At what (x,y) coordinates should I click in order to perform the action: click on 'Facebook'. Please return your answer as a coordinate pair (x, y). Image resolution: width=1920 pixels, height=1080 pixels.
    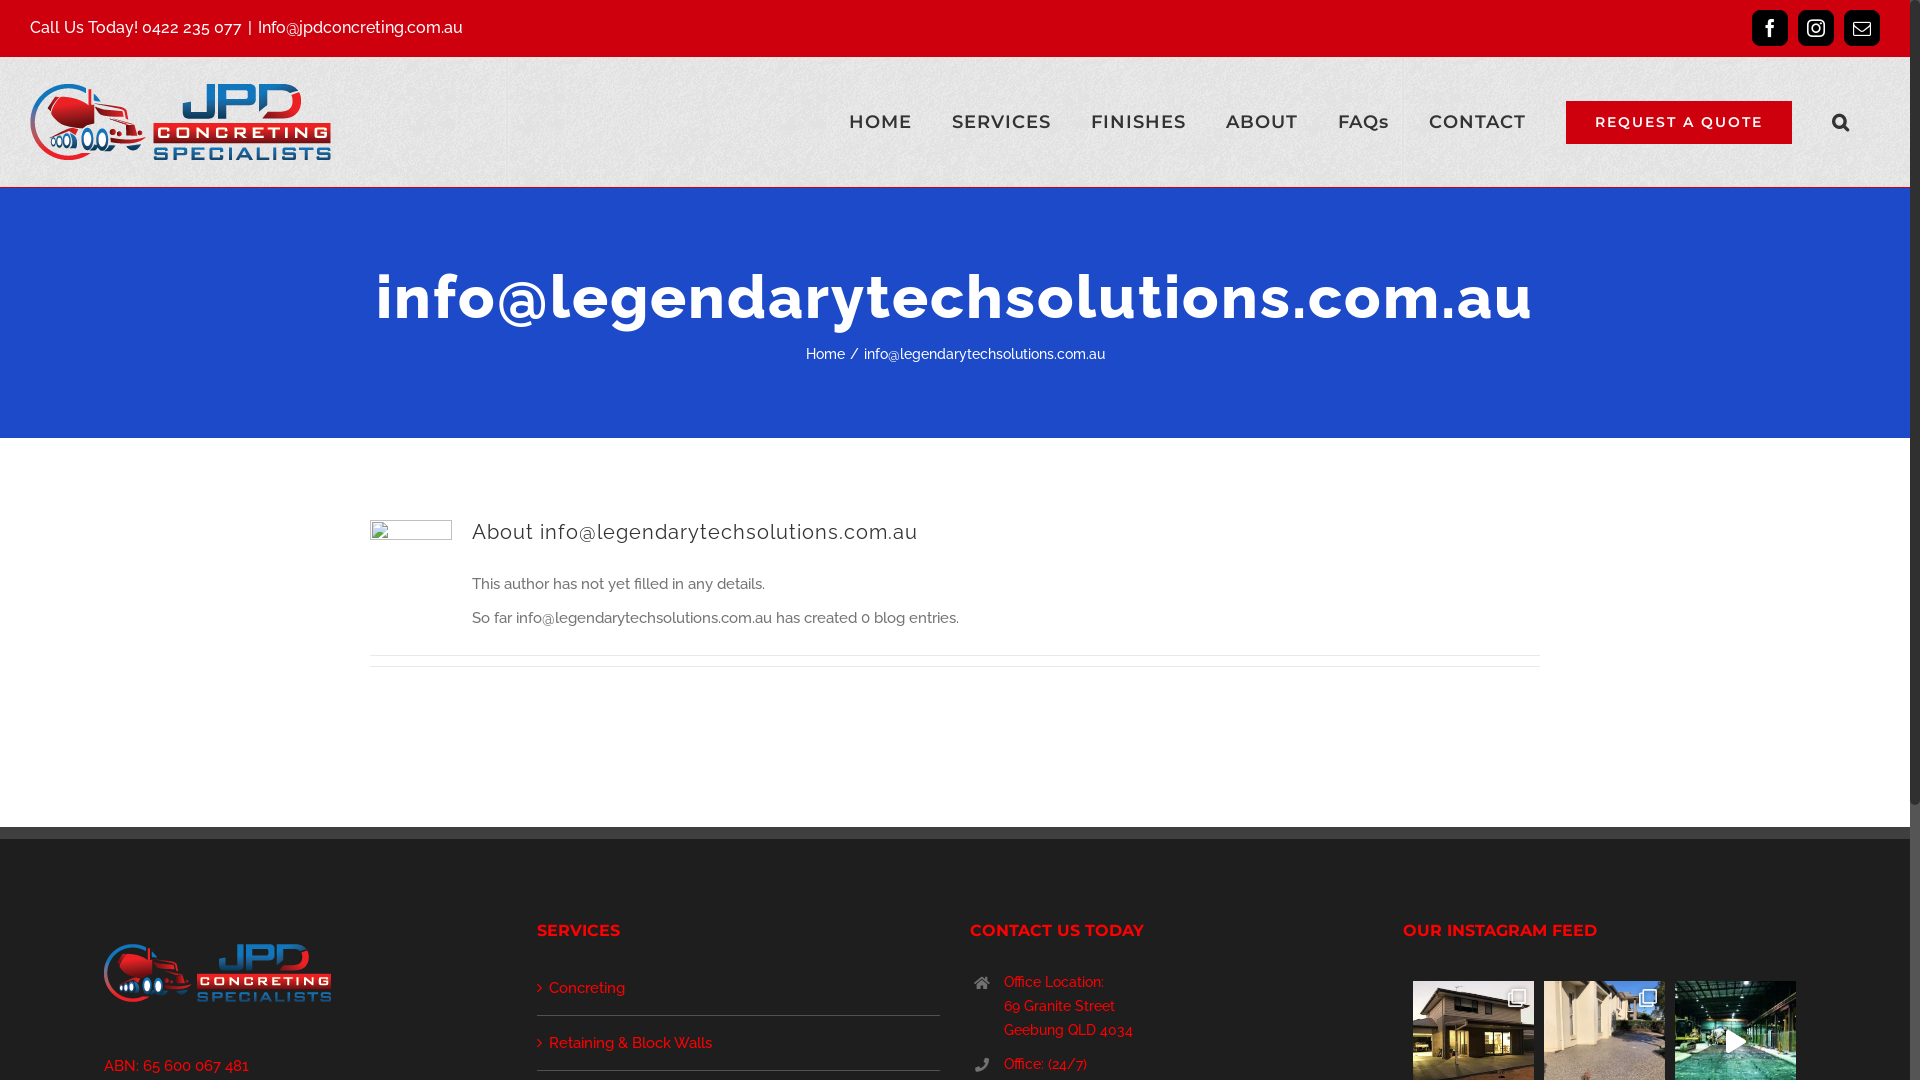
    Looking at the image, I should click on (1770, 27).